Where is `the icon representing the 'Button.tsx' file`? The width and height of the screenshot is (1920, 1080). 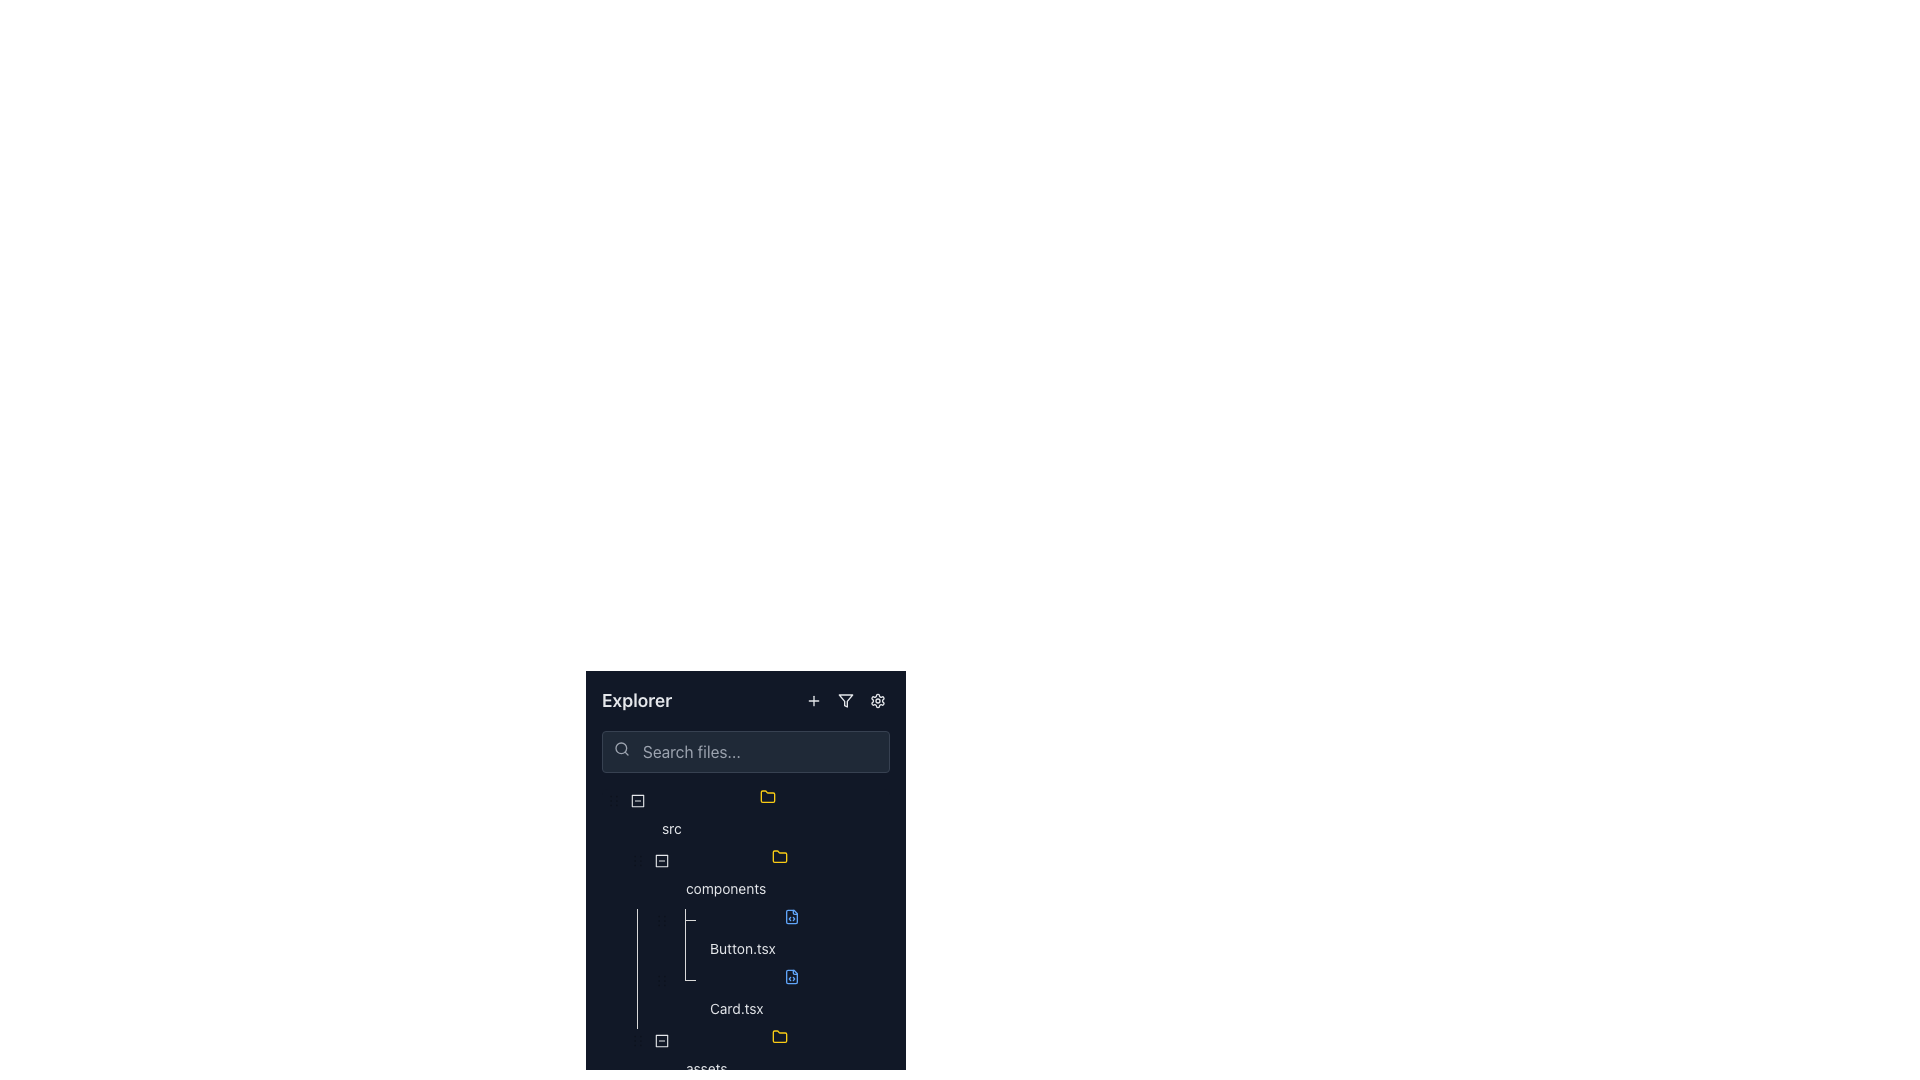 the icon representing the 'Button.tsx' file is located at coordinates (795, 921).